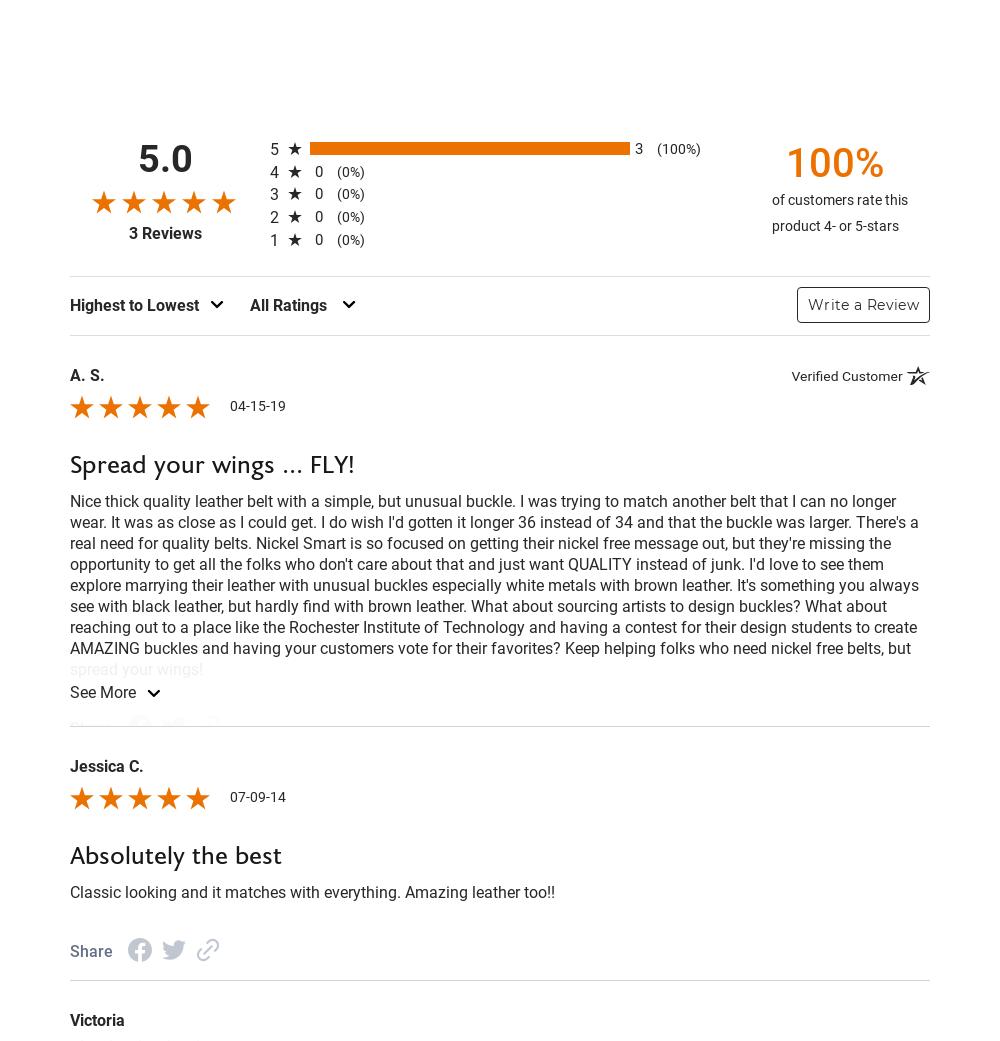  Describe the element at coordinates (69, 1020) in the screenshot. I see `'Victoria'` at that location.